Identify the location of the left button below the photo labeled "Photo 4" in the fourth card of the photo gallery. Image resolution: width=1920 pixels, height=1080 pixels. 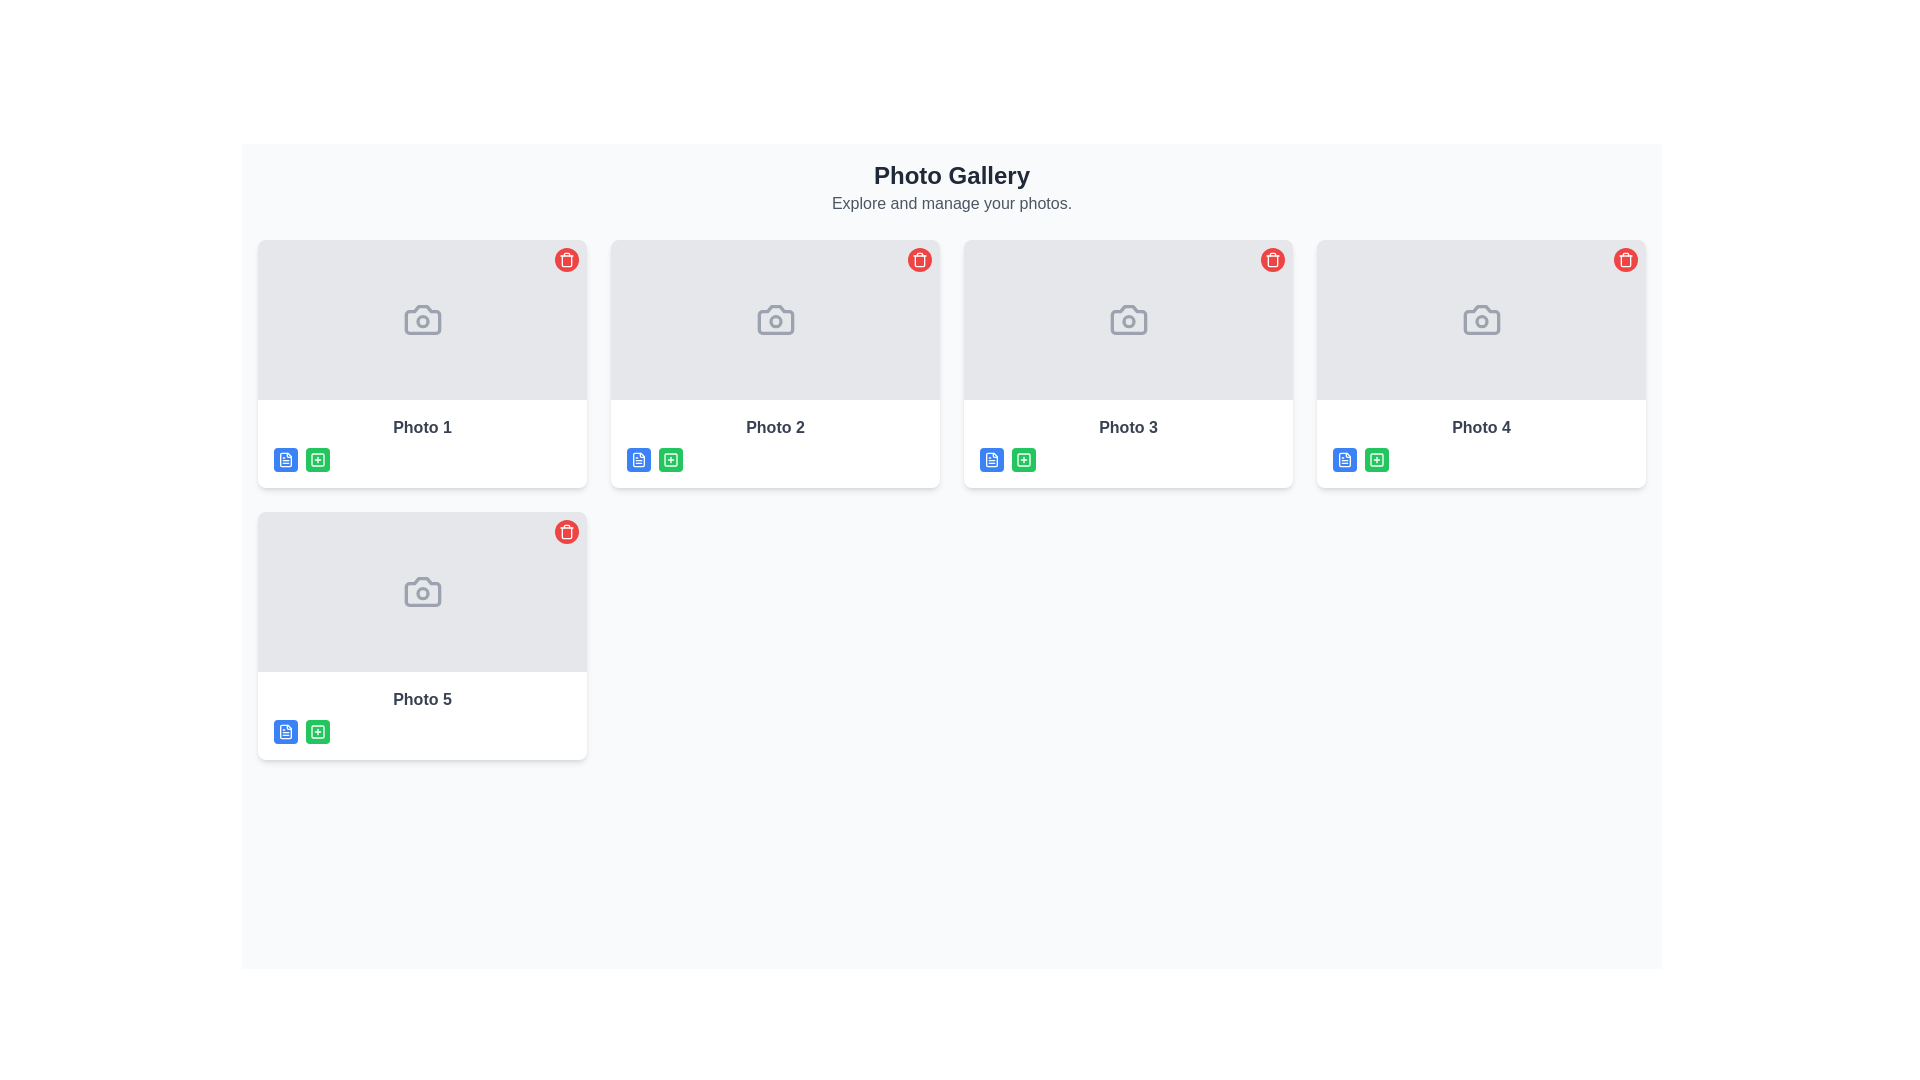
(1344, 459).